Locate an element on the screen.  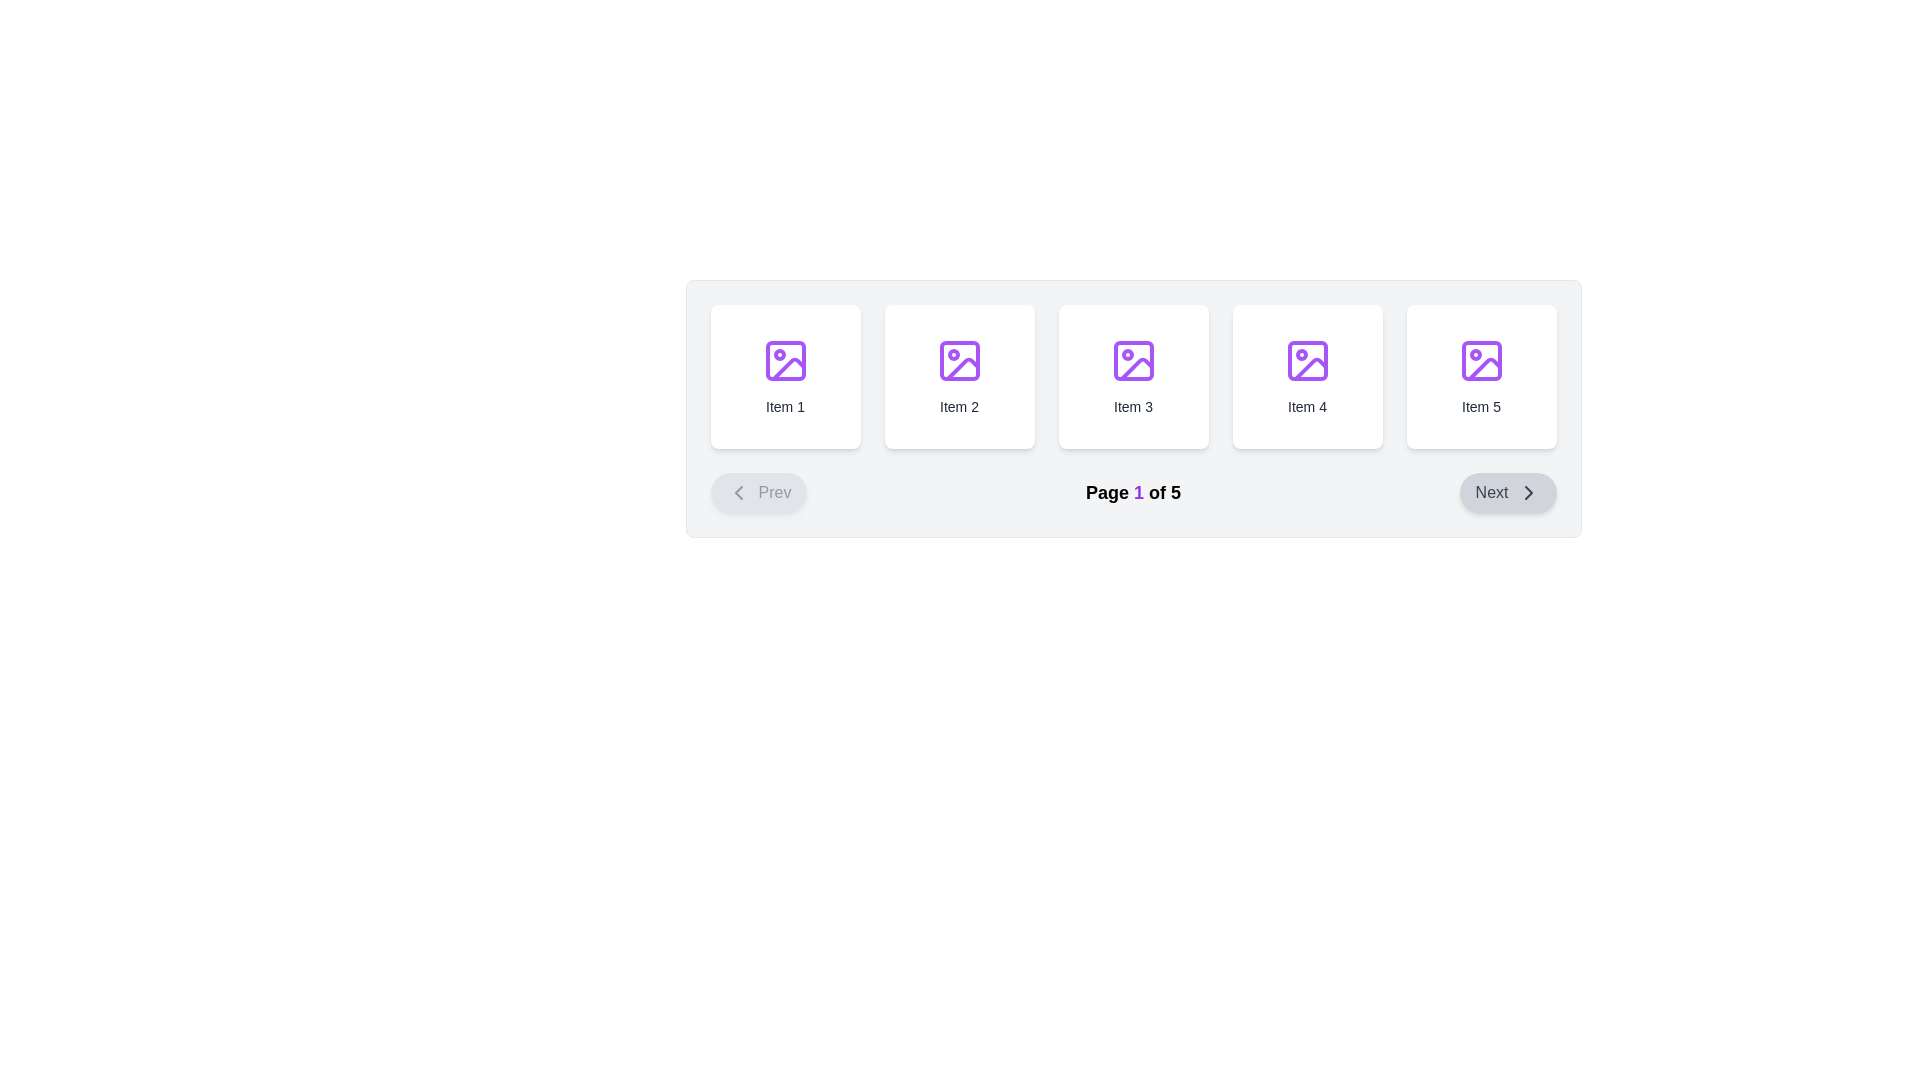
the Label displaying 'Item 1' in small gray text, located below the purple icon in the first card of a row of cards is located at coordinates (784, 406).